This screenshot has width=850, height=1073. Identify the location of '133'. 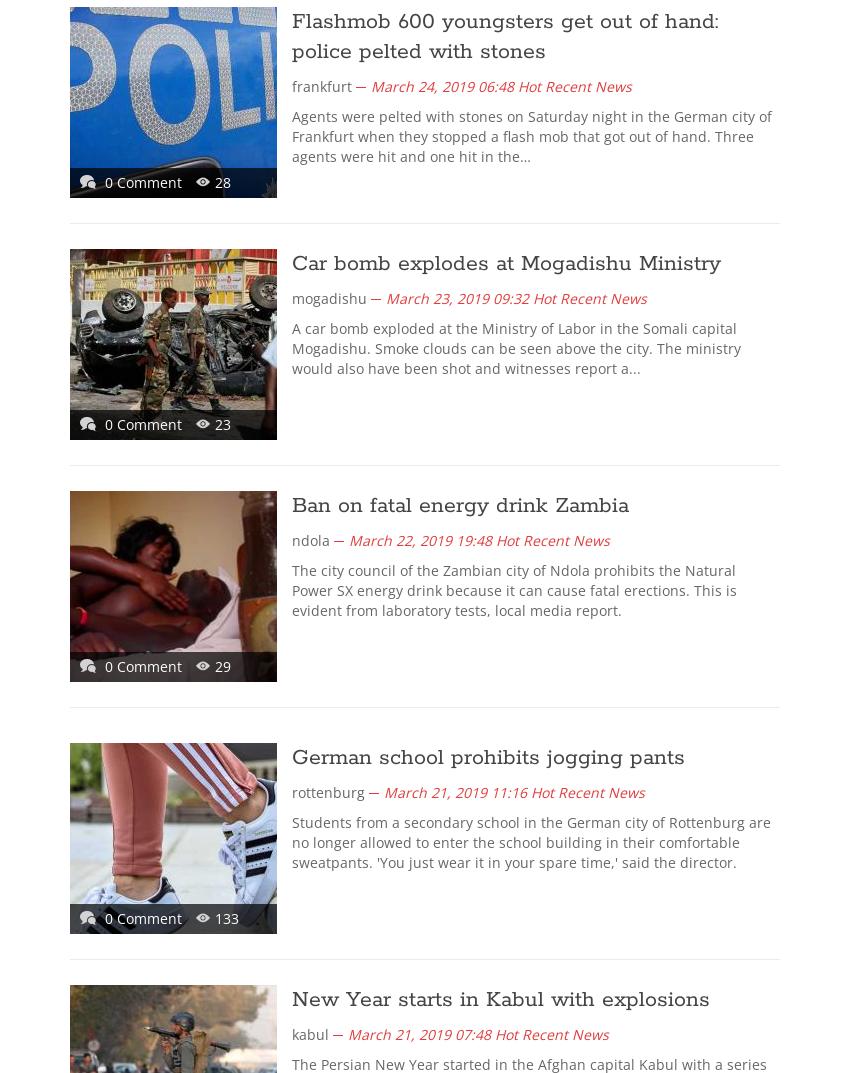
(214, 918).